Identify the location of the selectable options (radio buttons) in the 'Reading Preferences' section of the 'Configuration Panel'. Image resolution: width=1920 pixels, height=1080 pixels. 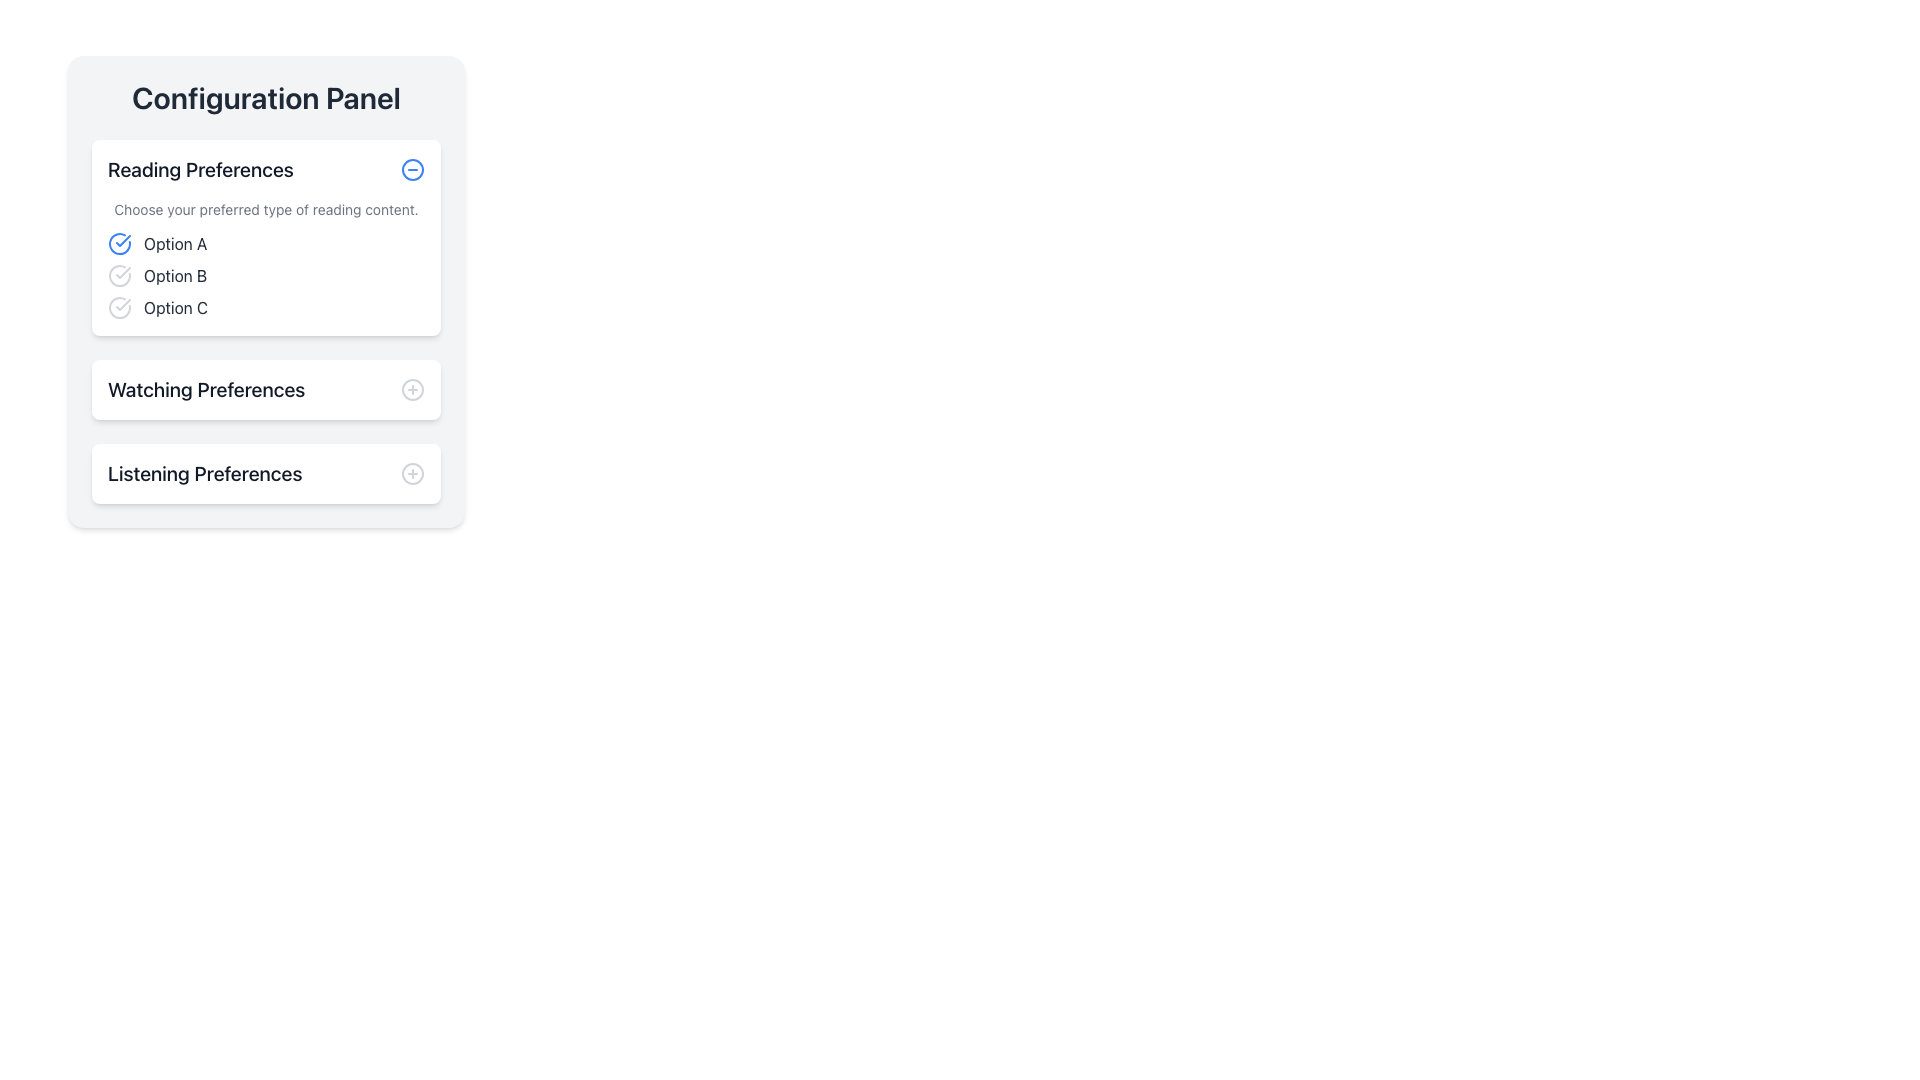
(265, 258).